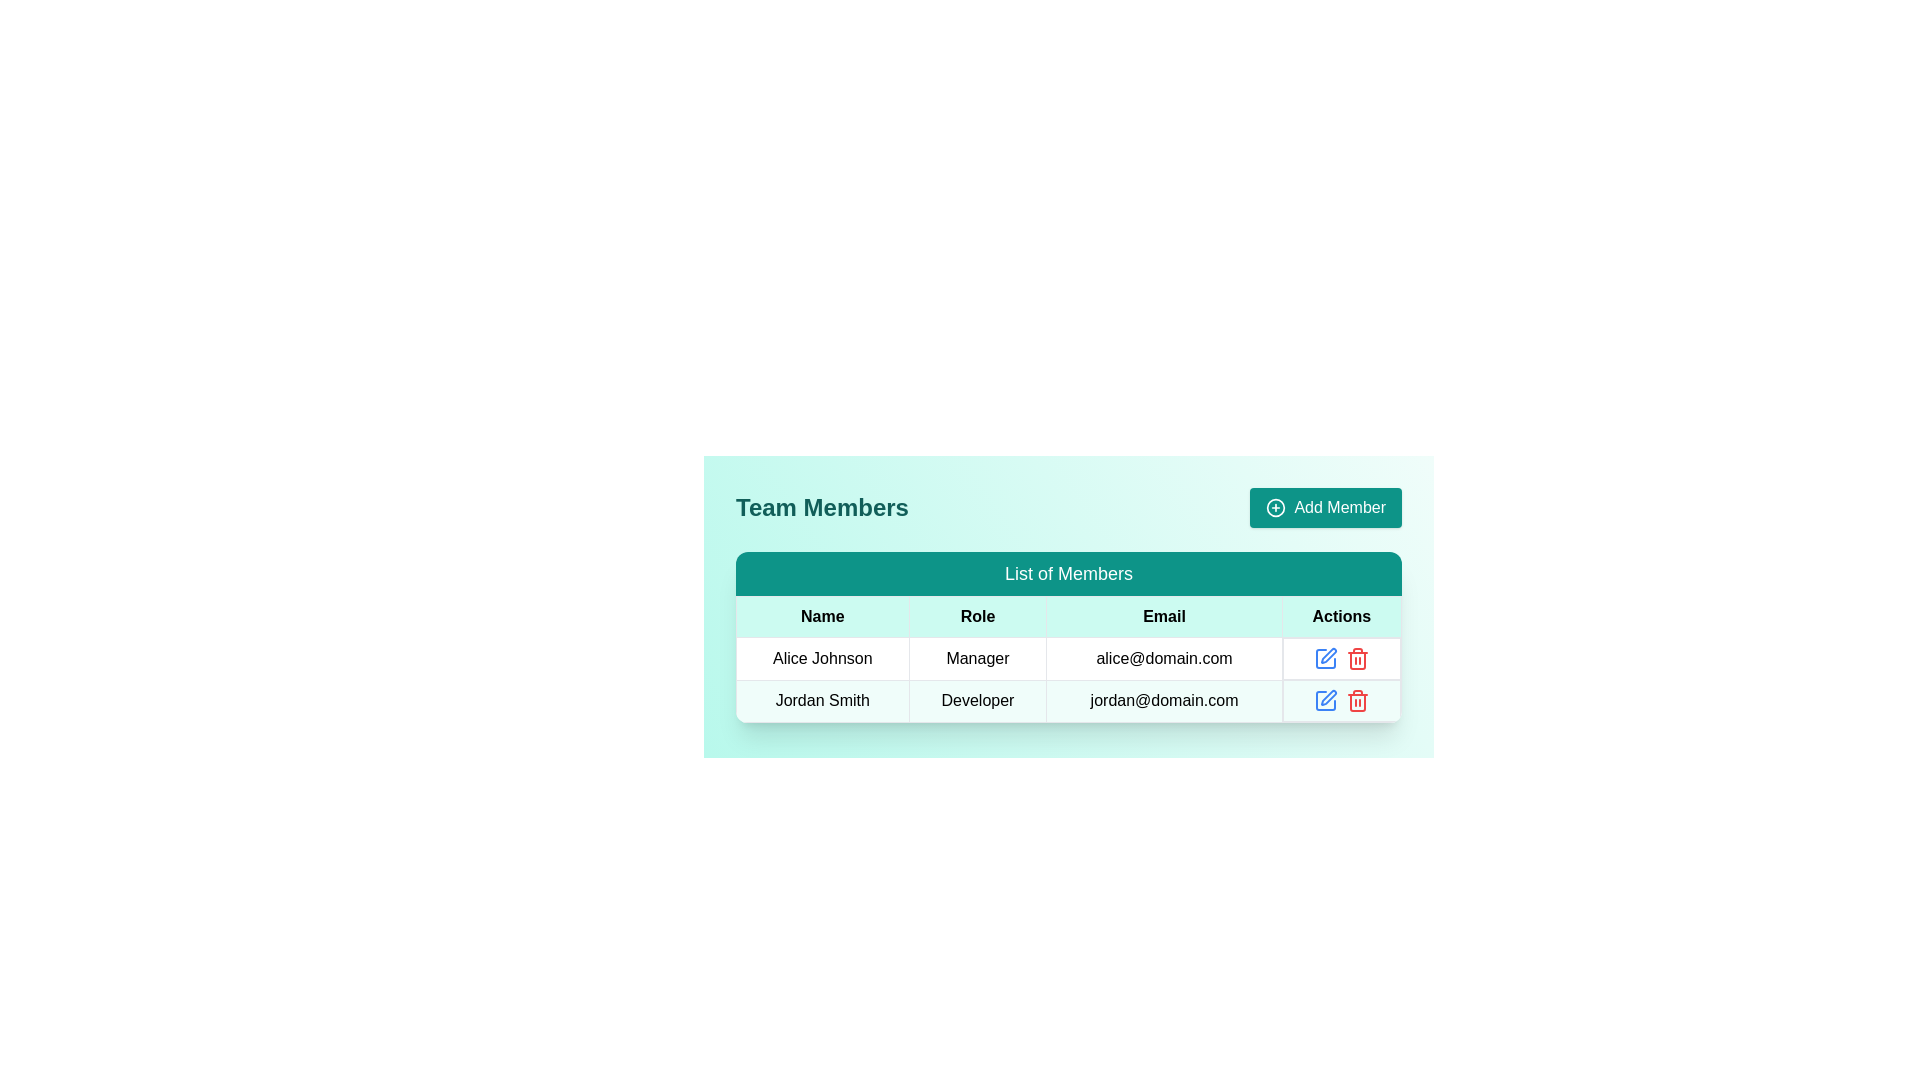 This screenshot has width=1920, height=1080. Describe the element at coordinates (822, 616) in the screenshot. I see `the Header Label located at the top-left corner of the table, which labels the column for names in the grid header` at that location.